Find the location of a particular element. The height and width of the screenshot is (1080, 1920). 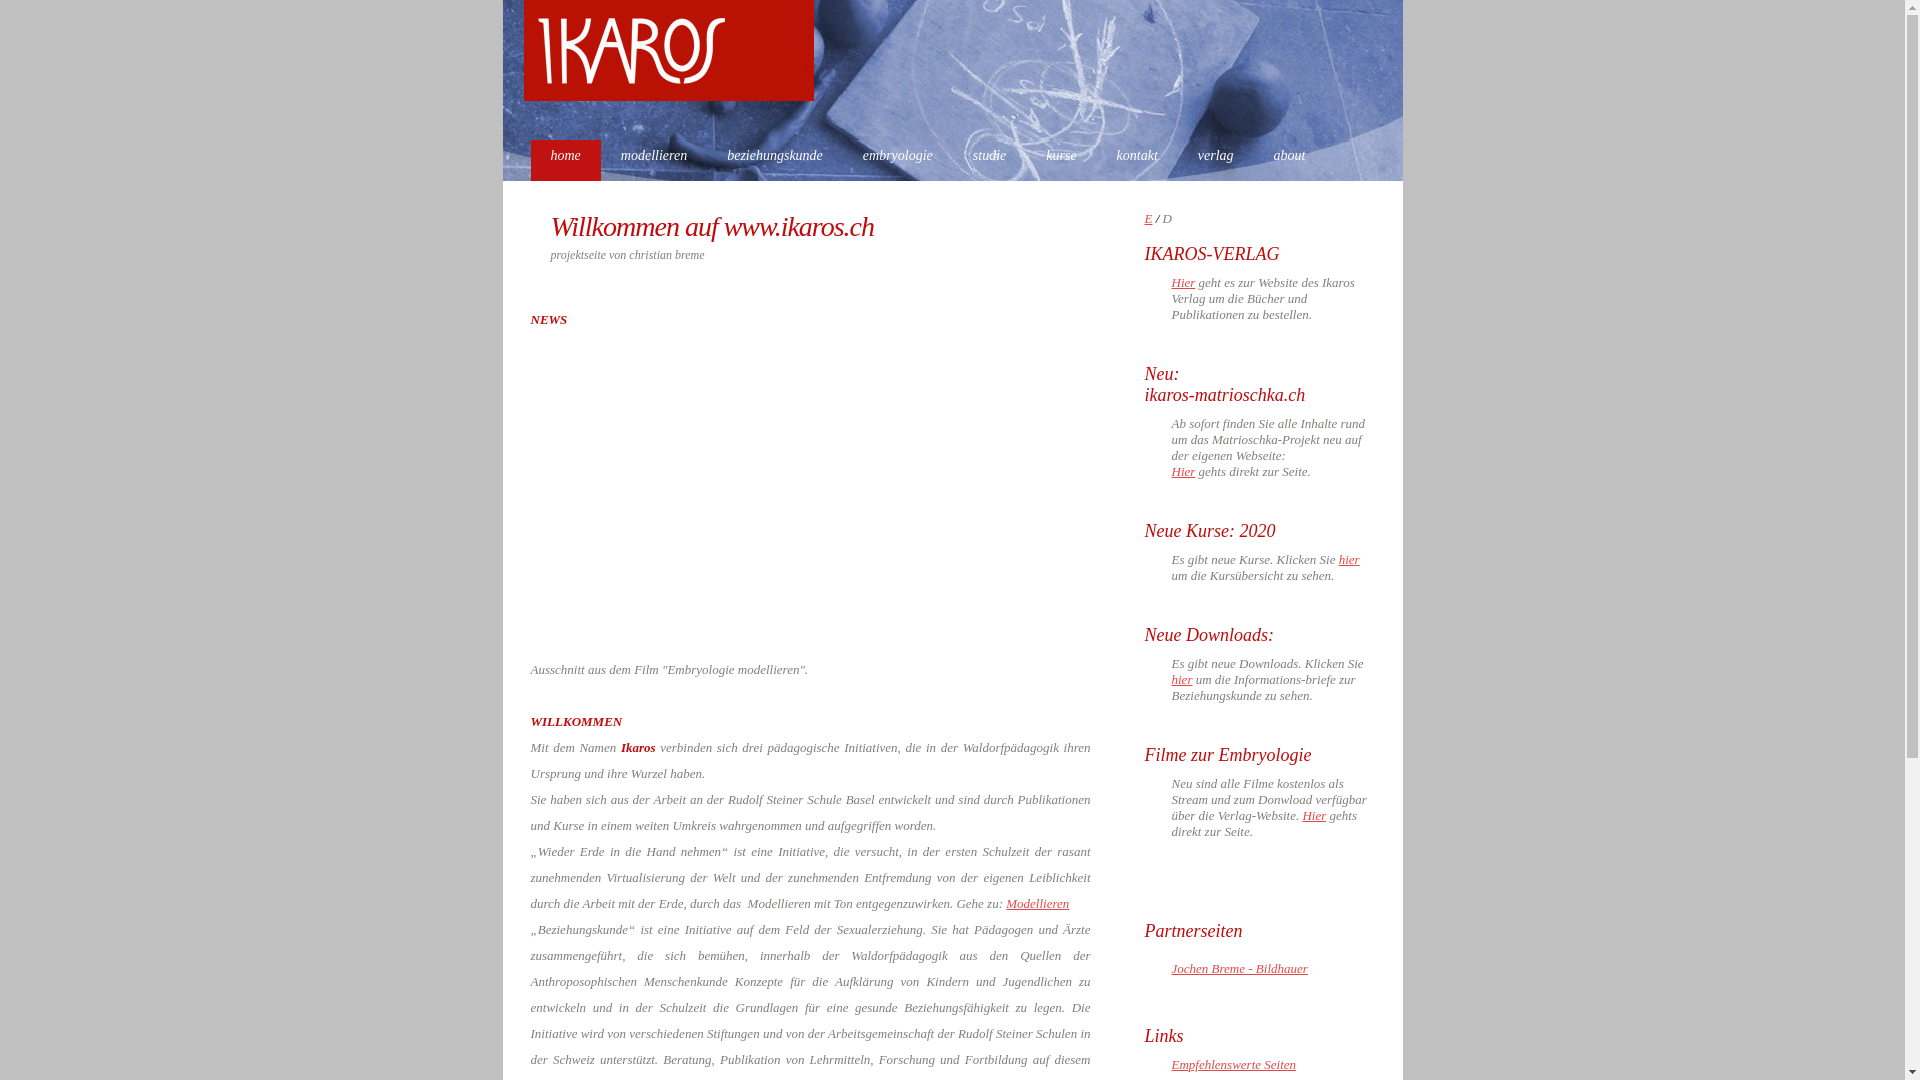

'Modellieren' is located at coordinates (1037, 903).